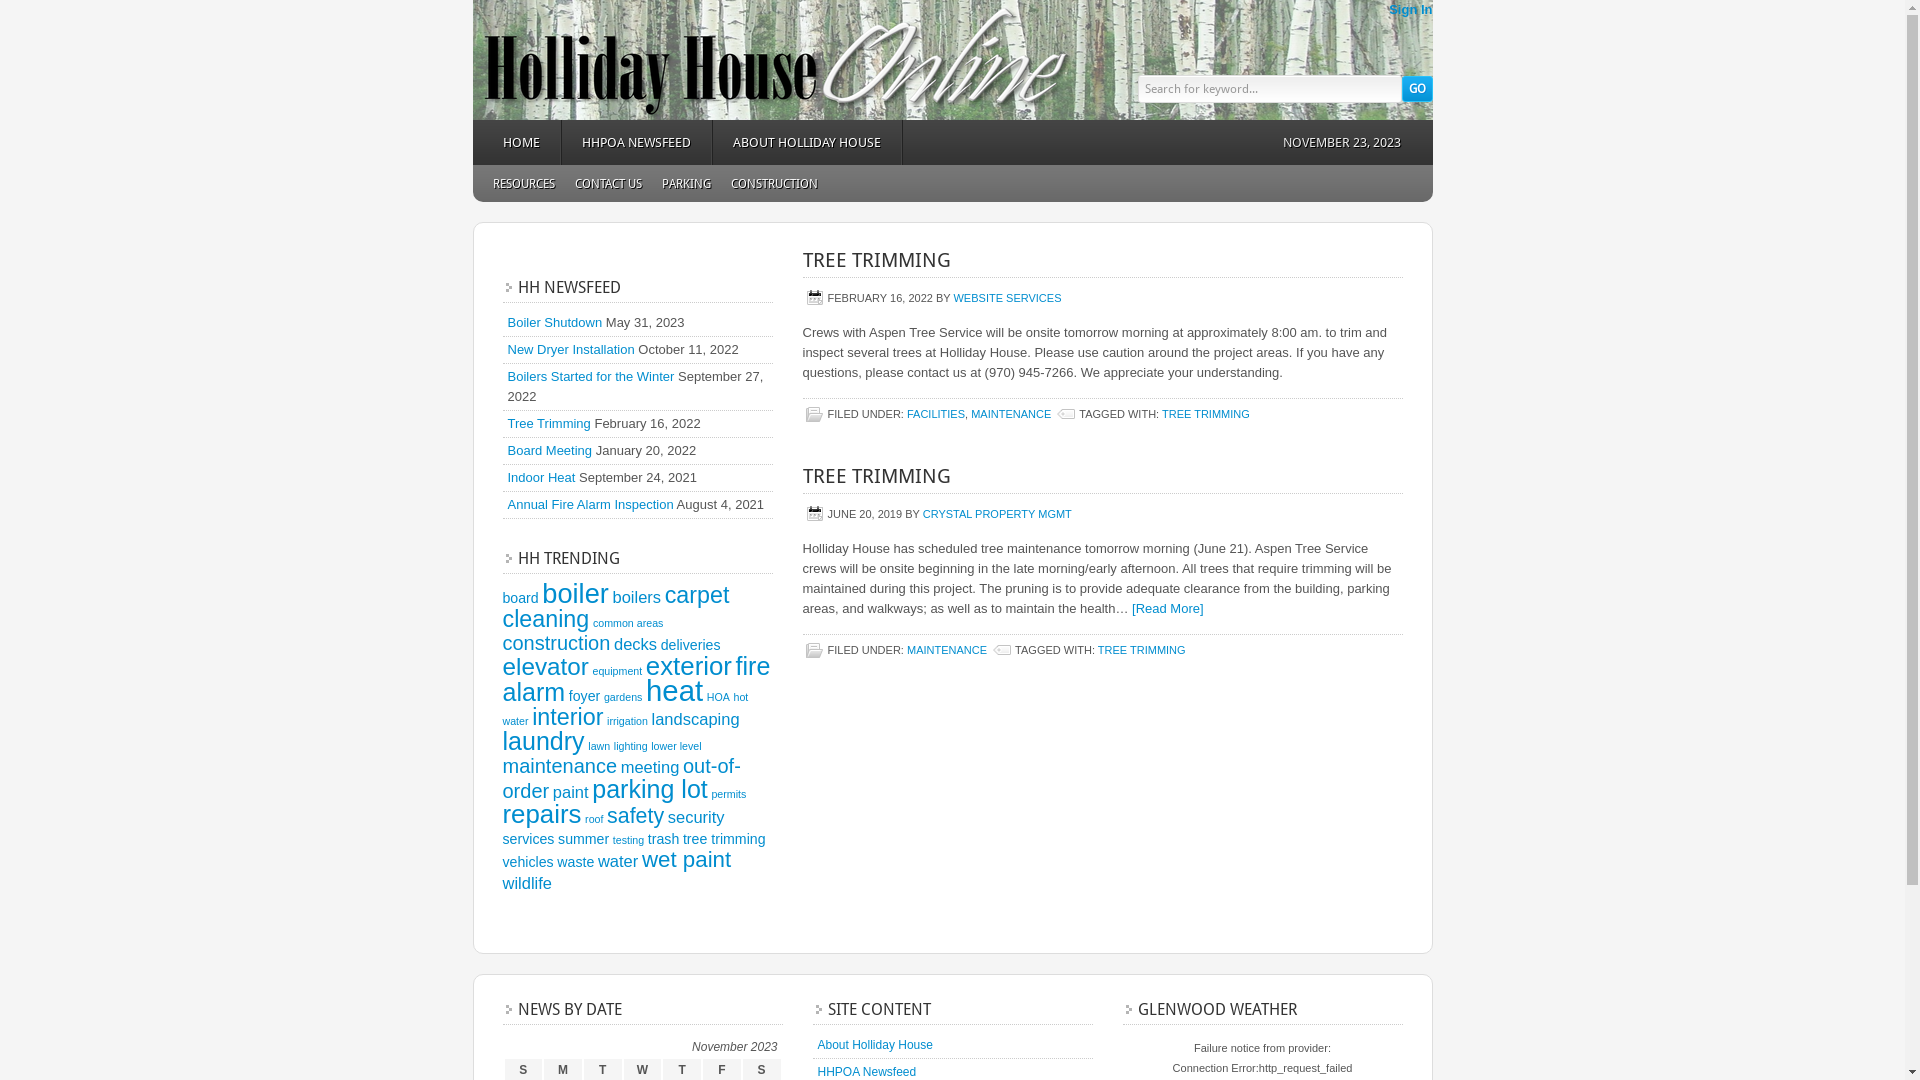  What do you see at coordinates (1409, 9) in the screenshot?
I see `'Sign In'` at bounding box center [1409, 9].